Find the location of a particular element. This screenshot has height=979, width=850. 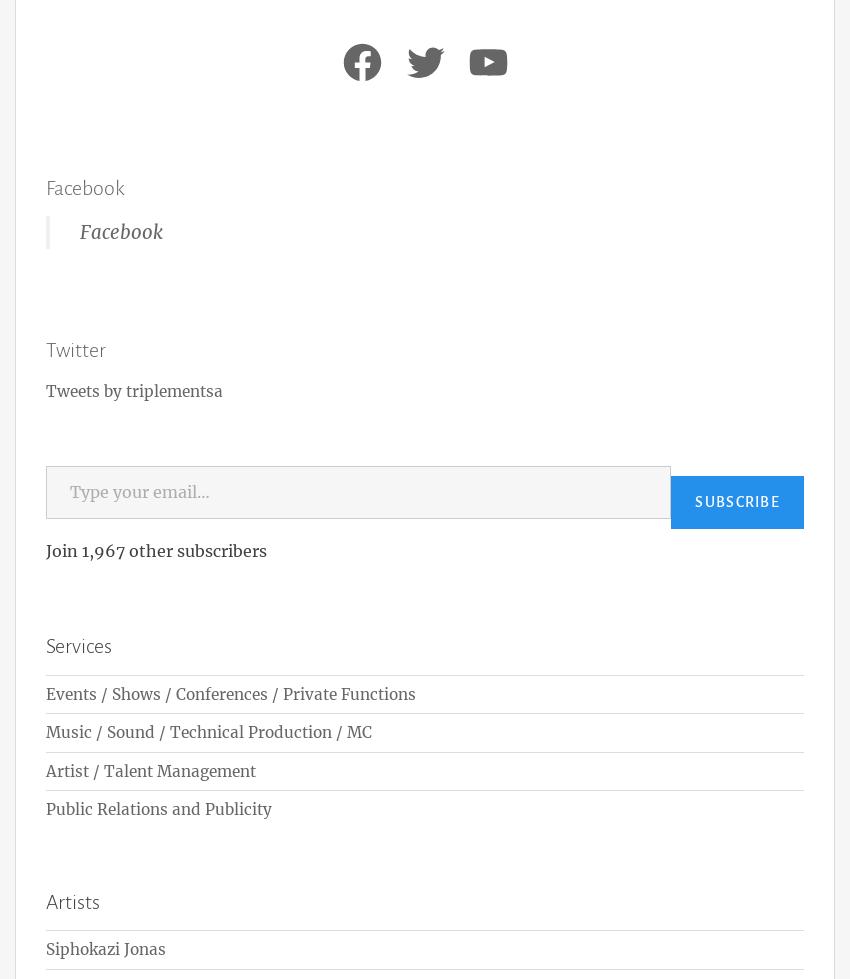

'Services' is located at coordinates (45, 645).